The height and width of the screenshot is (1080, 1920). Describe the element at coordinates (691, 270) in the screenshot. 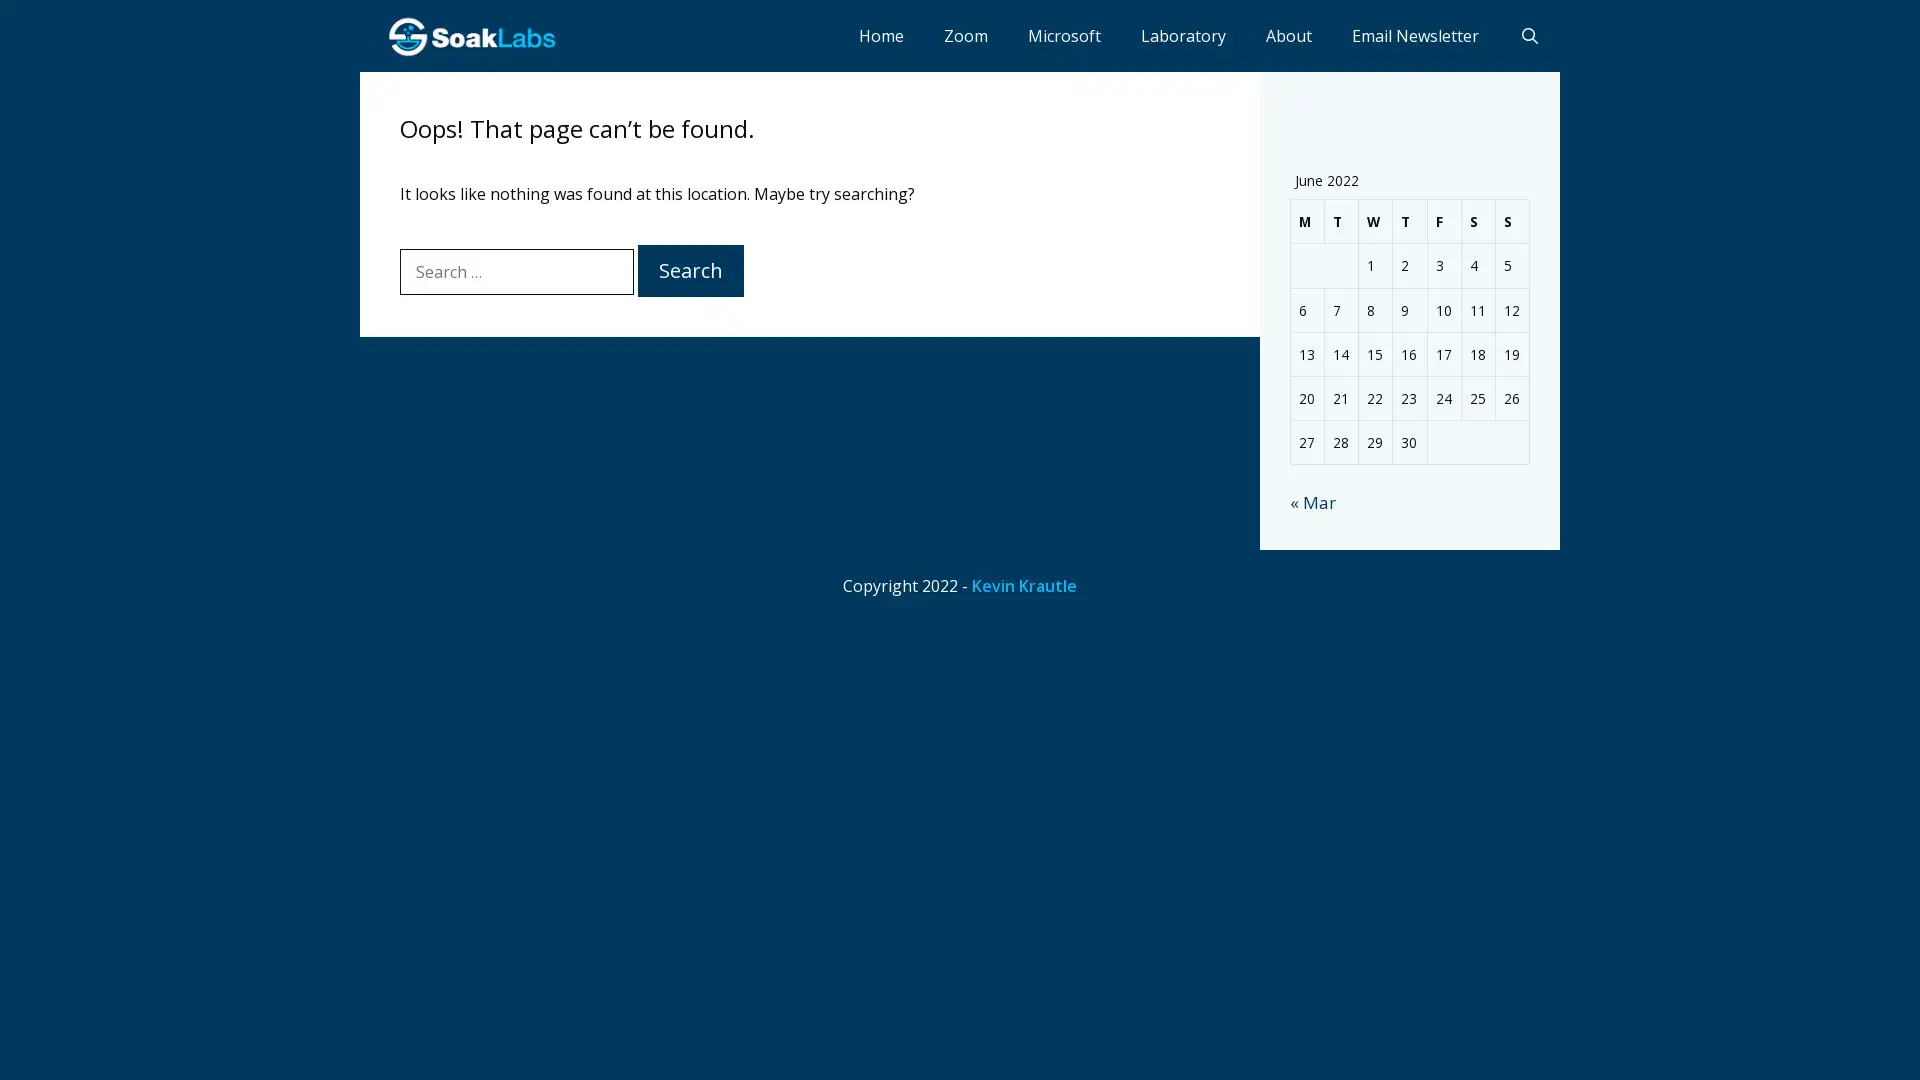

I see `Search` at that location.